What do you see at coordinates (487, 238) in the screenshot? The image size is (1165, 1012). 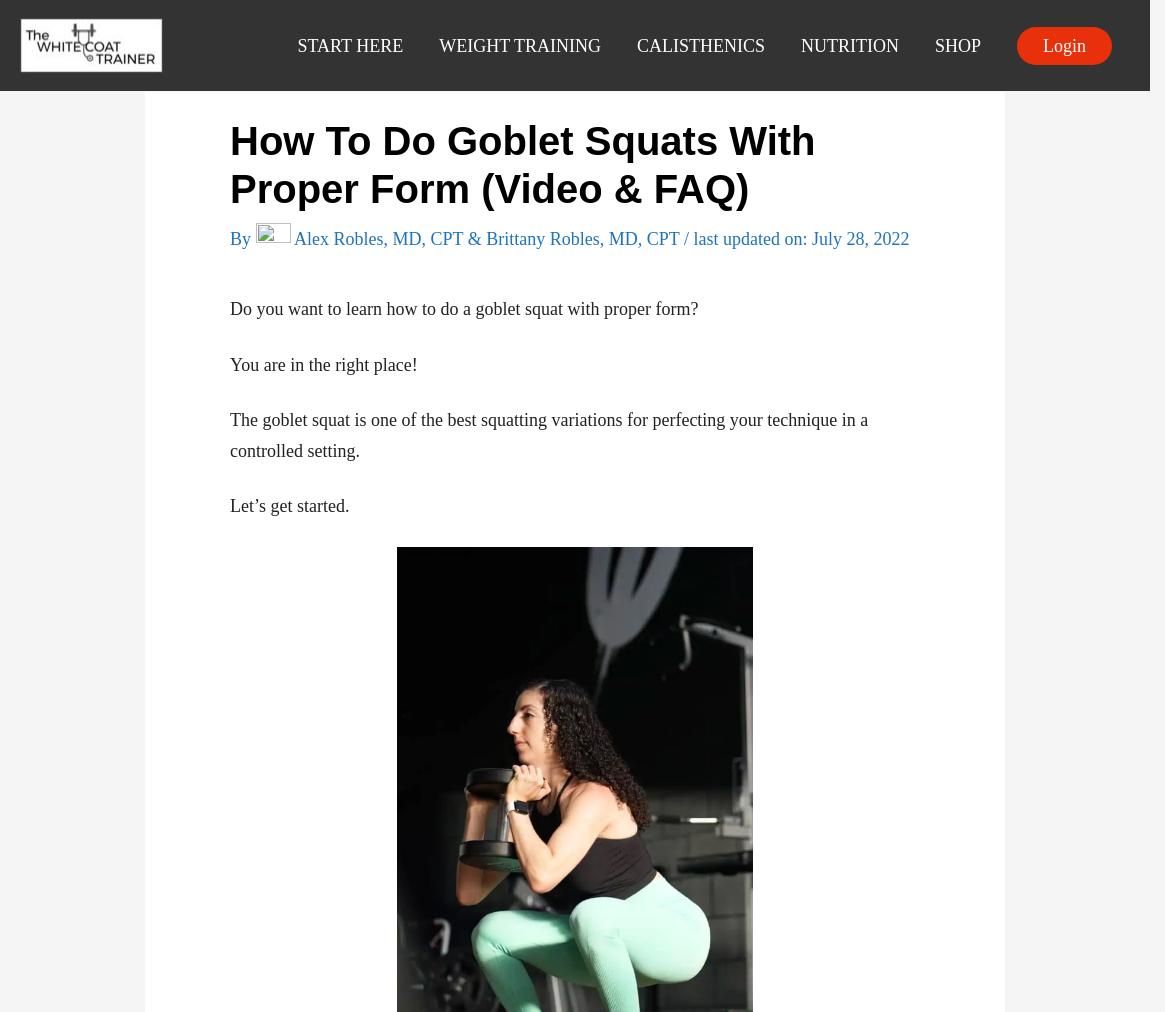 I see `'Alex Robles, MD, CPT & Brittany Robles, MD, CPT'` at bounding box center [487, 238].